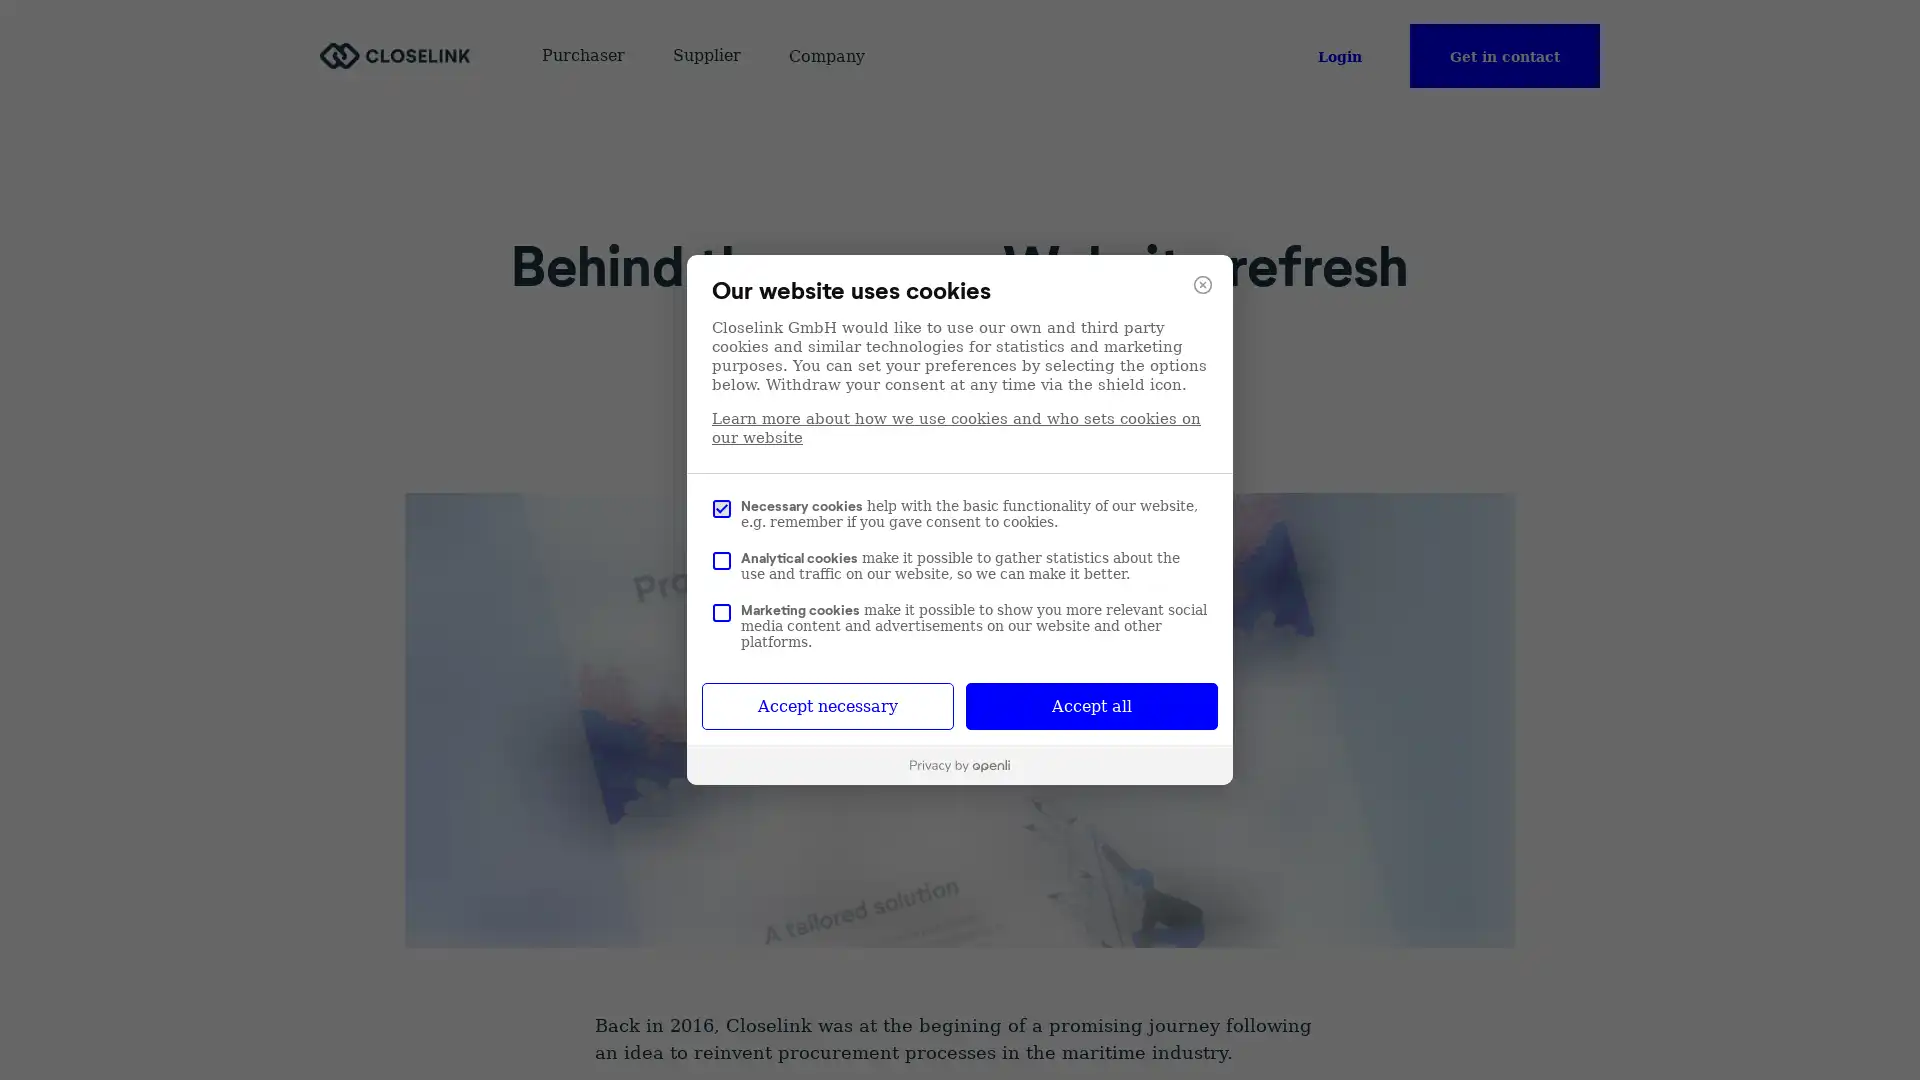 The image size is (1920, 1080). Describe the element at coordinates (1091, 697) in the screenshot. I see `Accept all` at that location.